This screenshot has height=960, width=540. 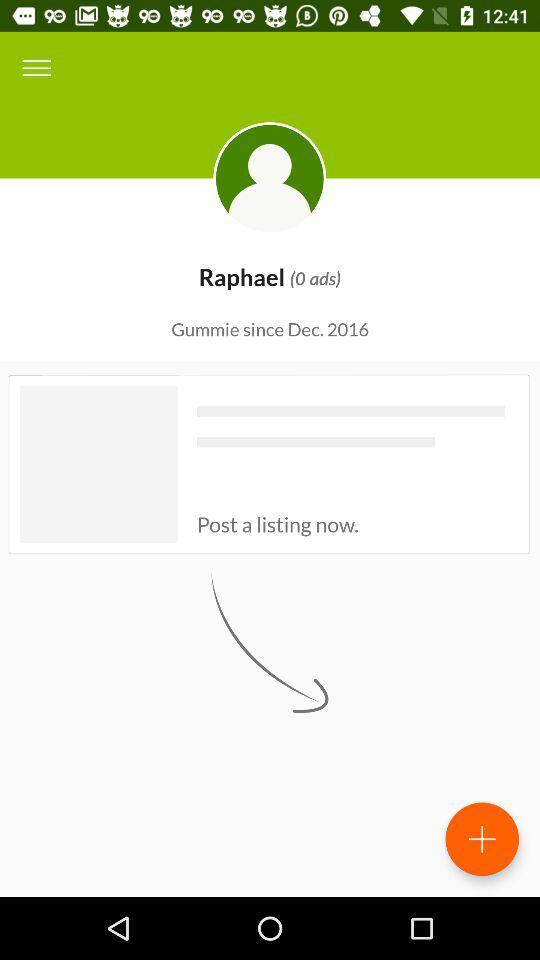 I want to click on item at the top left corner, so click(x=36, y=68).